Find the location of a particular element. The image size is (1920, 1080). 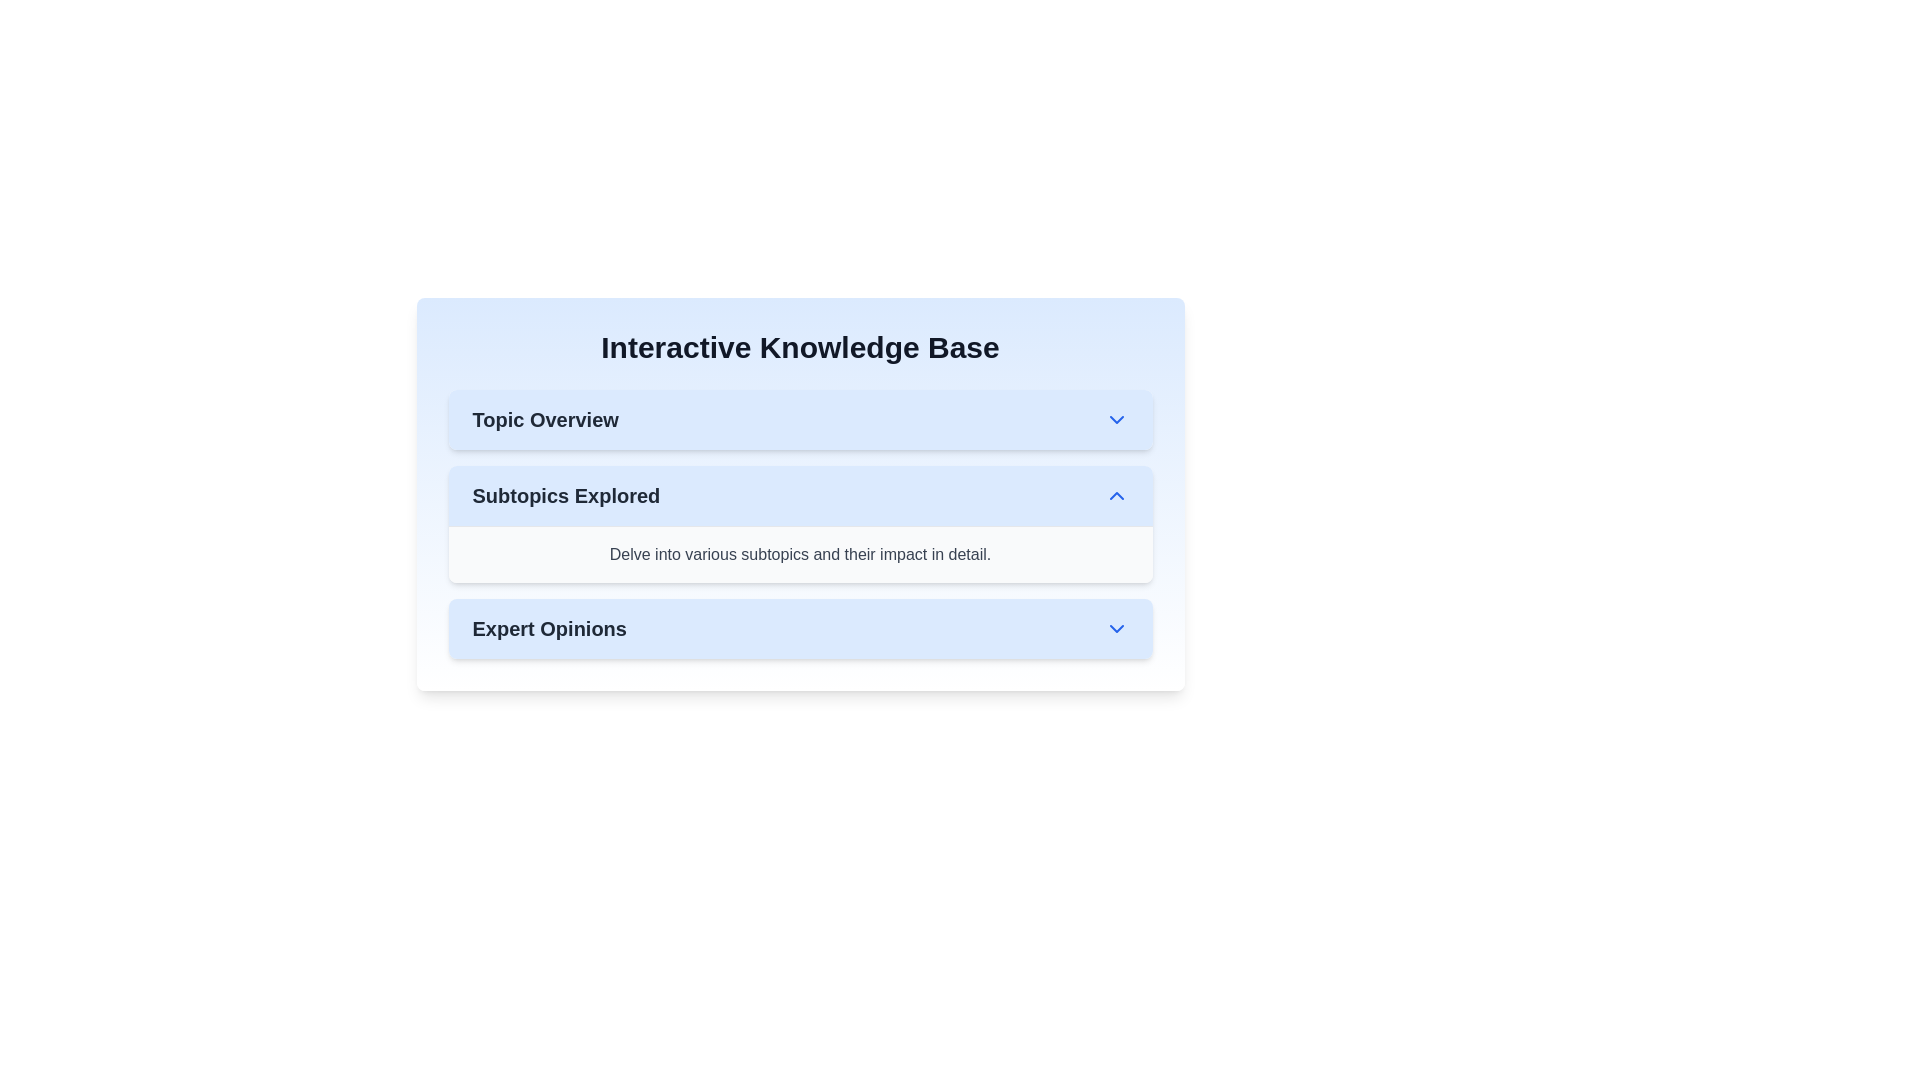

the downward-facing chevron icon, which is styled with sharp edges and colored blue, located on the right side of the 'Topic Overview' section is located at coordinates (1115, 419).